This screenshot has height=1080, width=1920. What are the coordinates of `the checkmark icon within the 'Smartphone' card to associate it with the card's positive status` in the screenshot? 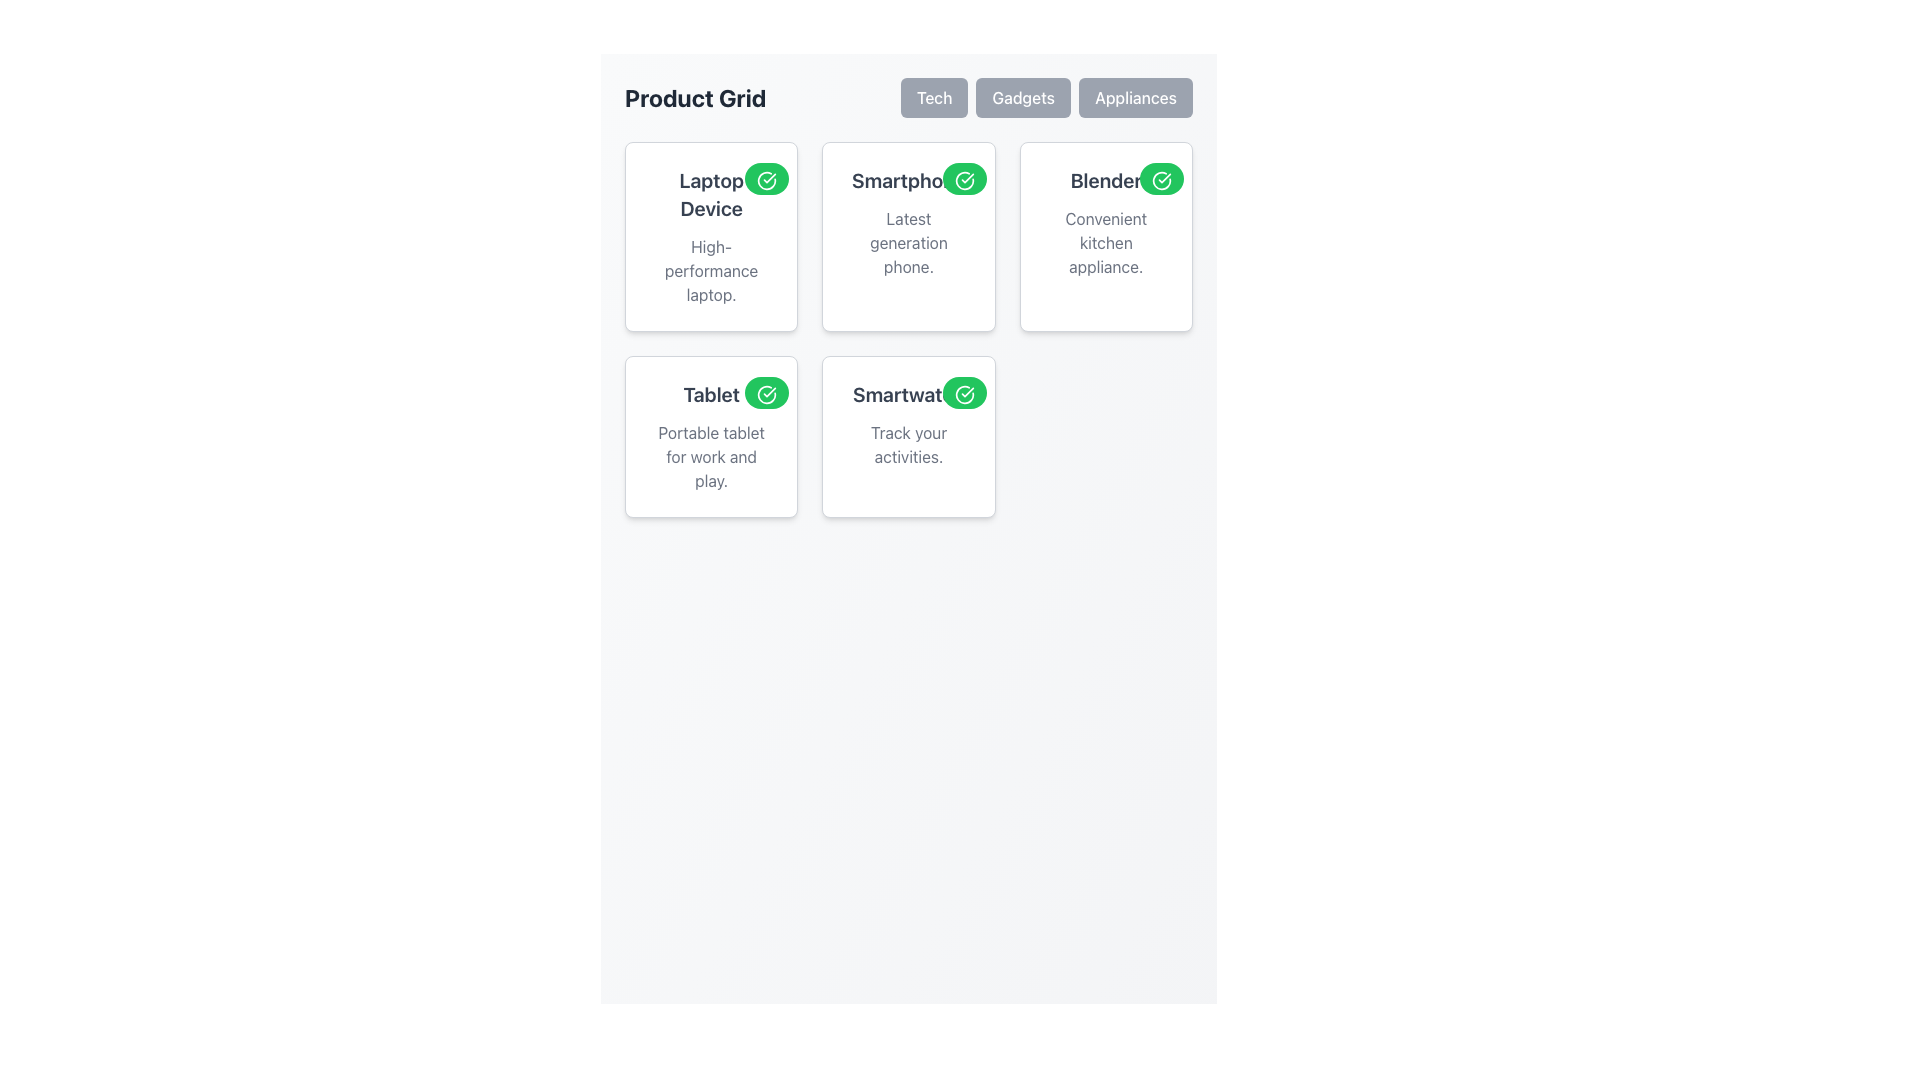 It's located at (964, 180).